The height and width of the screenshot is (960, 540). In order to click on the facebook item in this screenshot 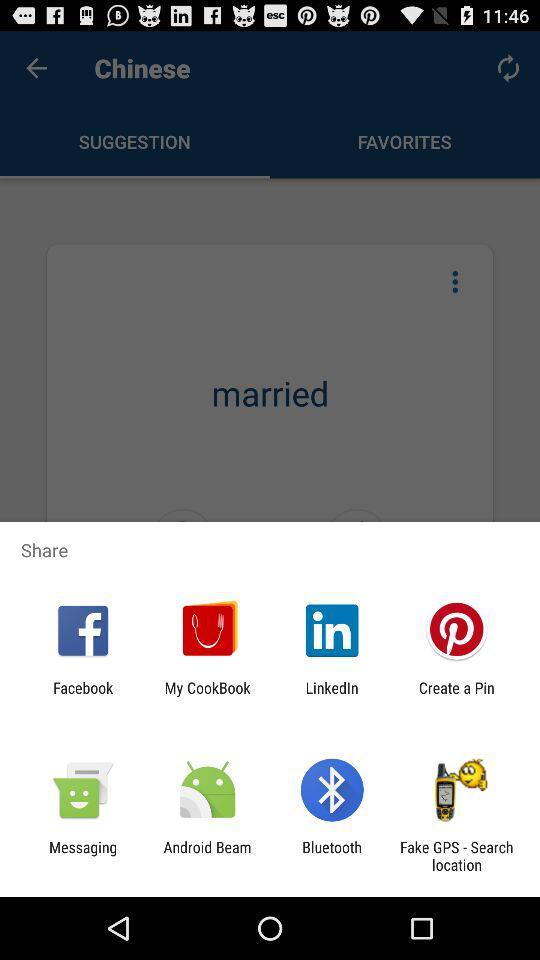, I will do `click(82, 696)`.